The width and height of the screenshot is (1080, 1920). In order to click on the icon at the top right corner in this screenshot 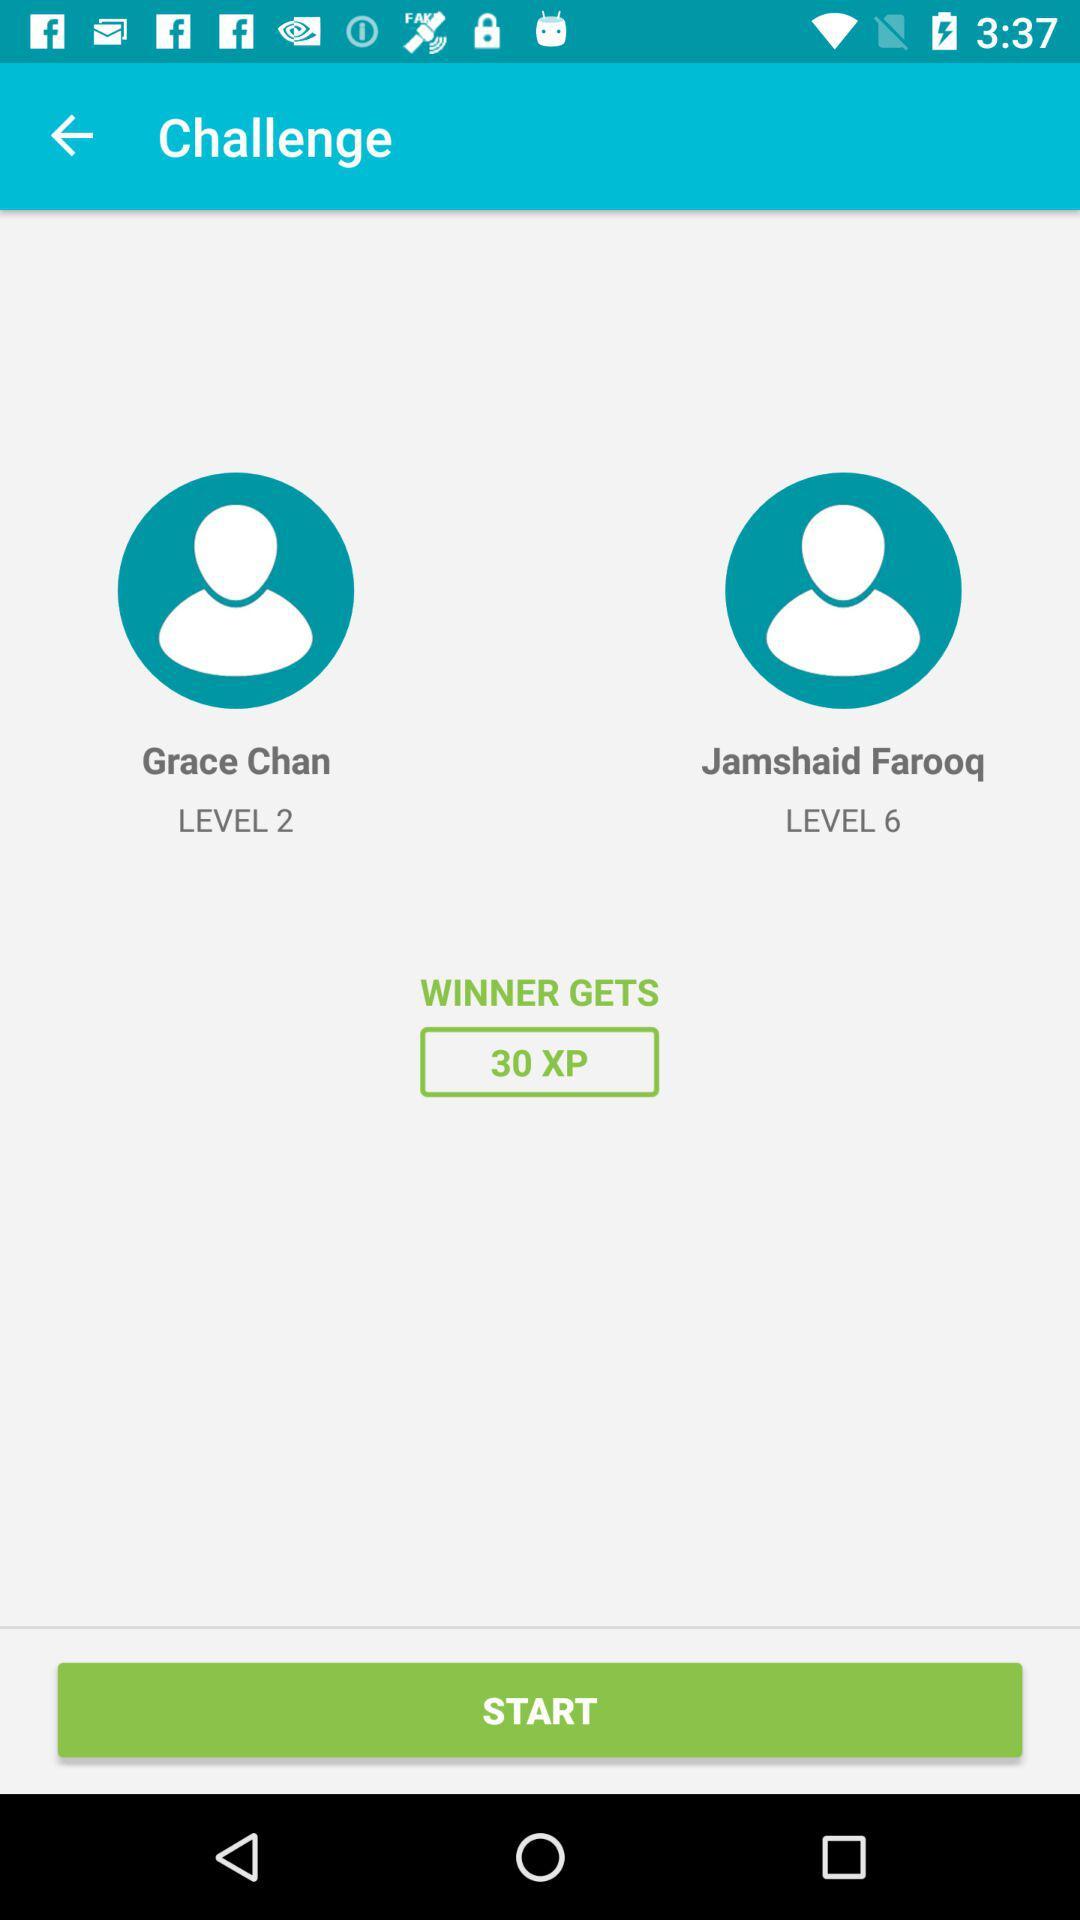, I will do `click(843, 589)`.